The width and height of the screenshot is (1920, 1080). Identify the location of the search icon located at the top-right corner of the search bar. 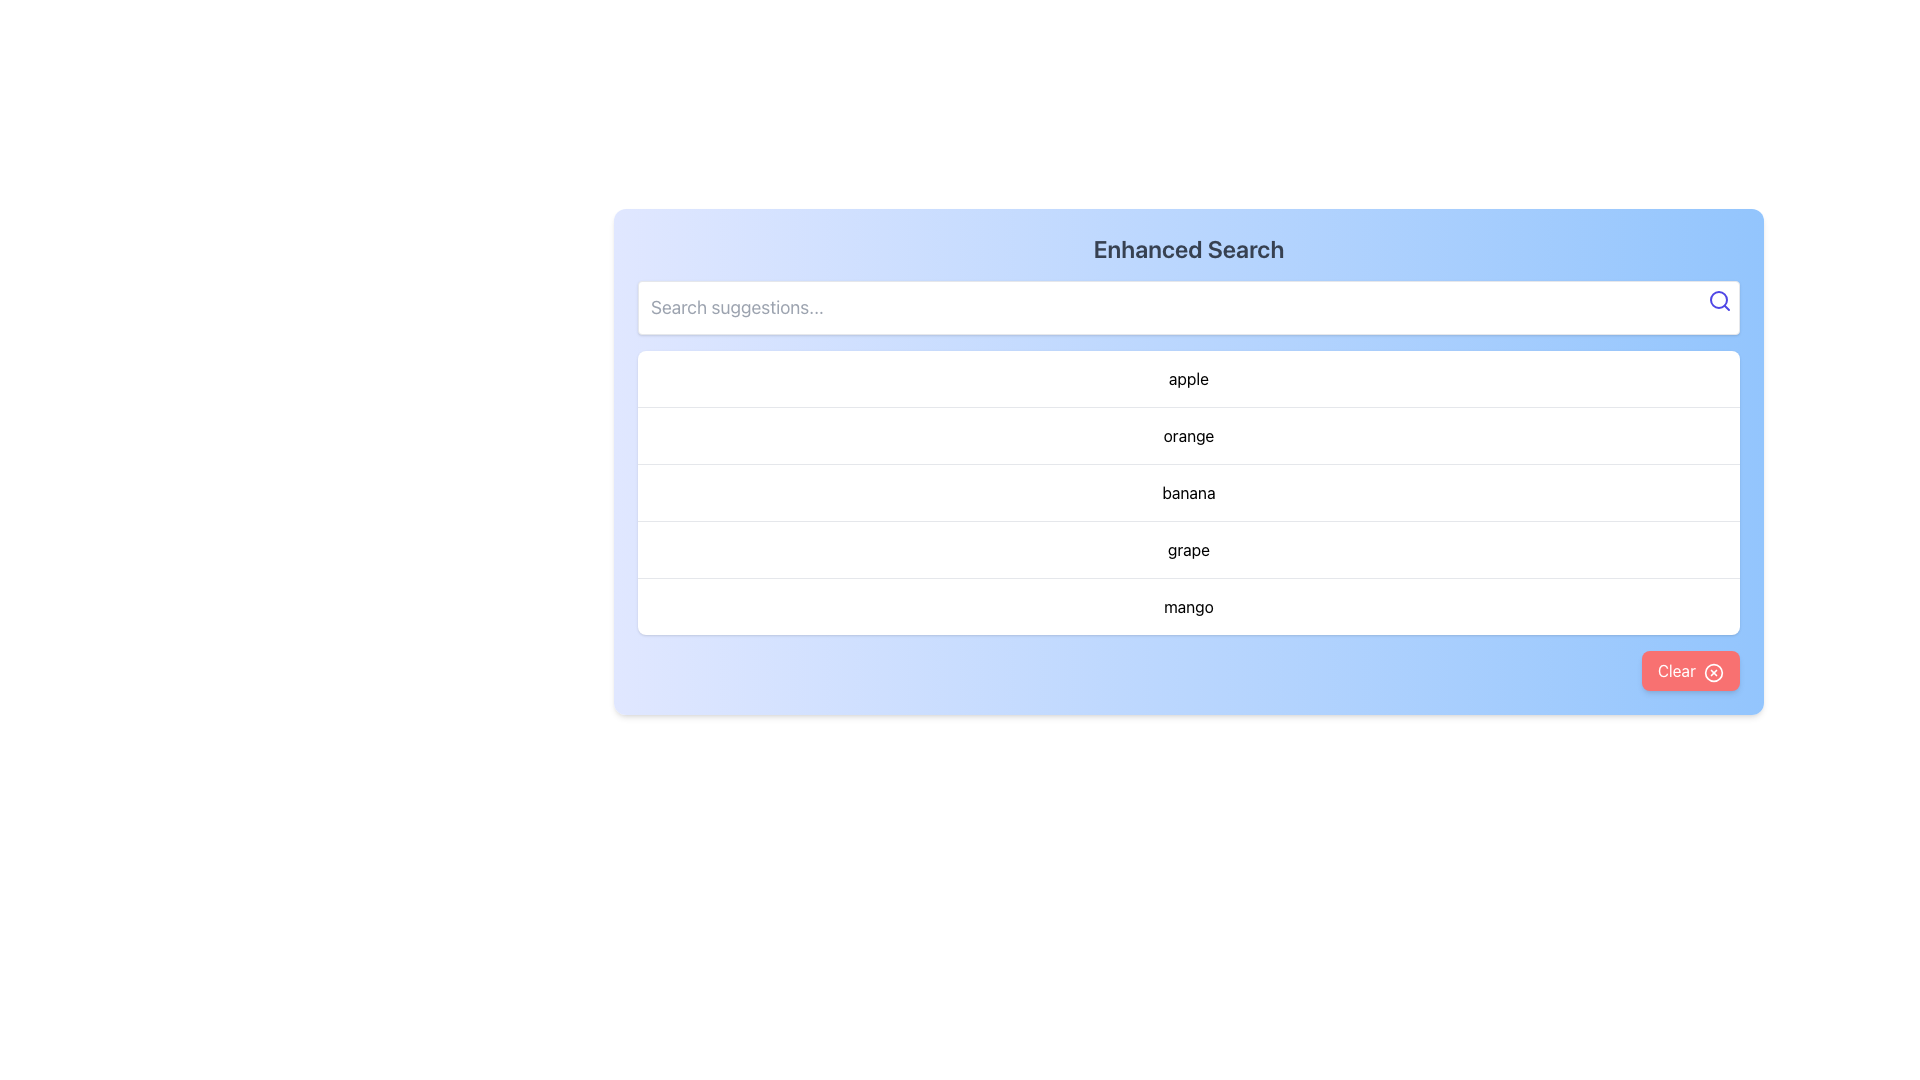
(1718, 300).